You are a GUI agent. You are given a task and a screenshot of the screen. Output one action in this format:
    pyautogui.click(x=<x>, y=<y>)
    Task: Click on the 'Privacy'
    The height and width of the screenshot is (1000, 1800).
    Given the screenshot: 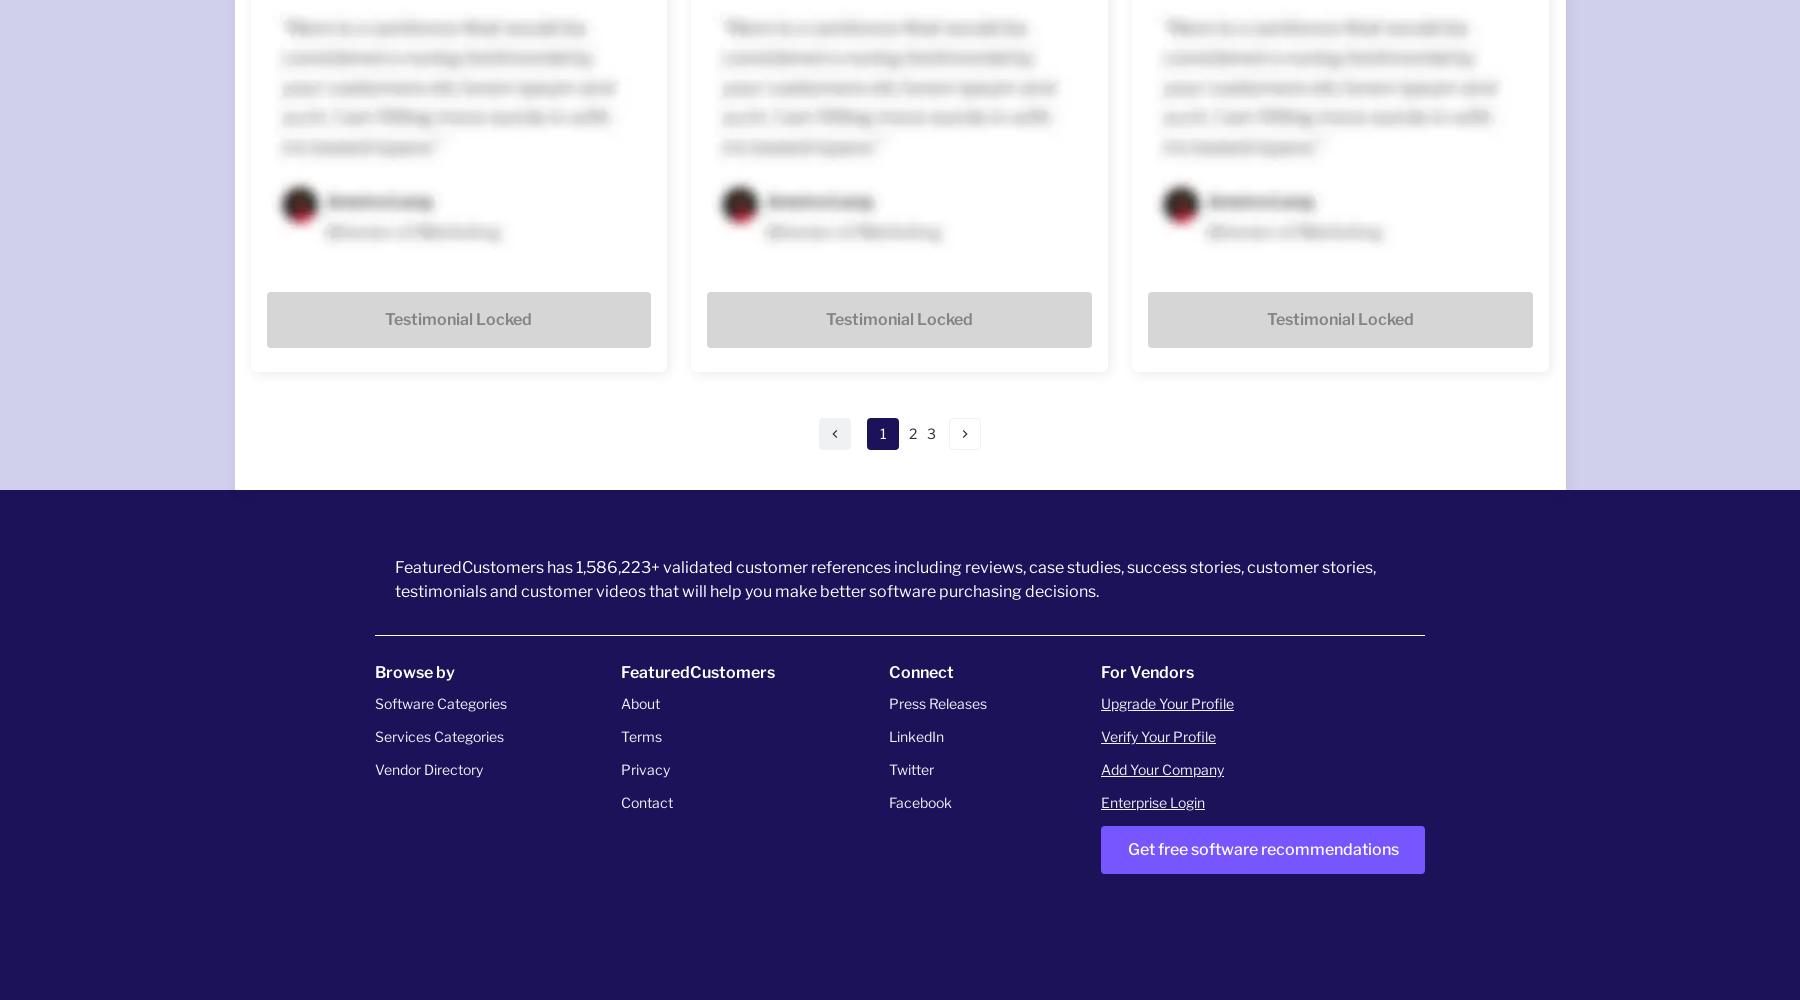 What is the action you would take?
    pyautogui.click(x=645, y=768)
    